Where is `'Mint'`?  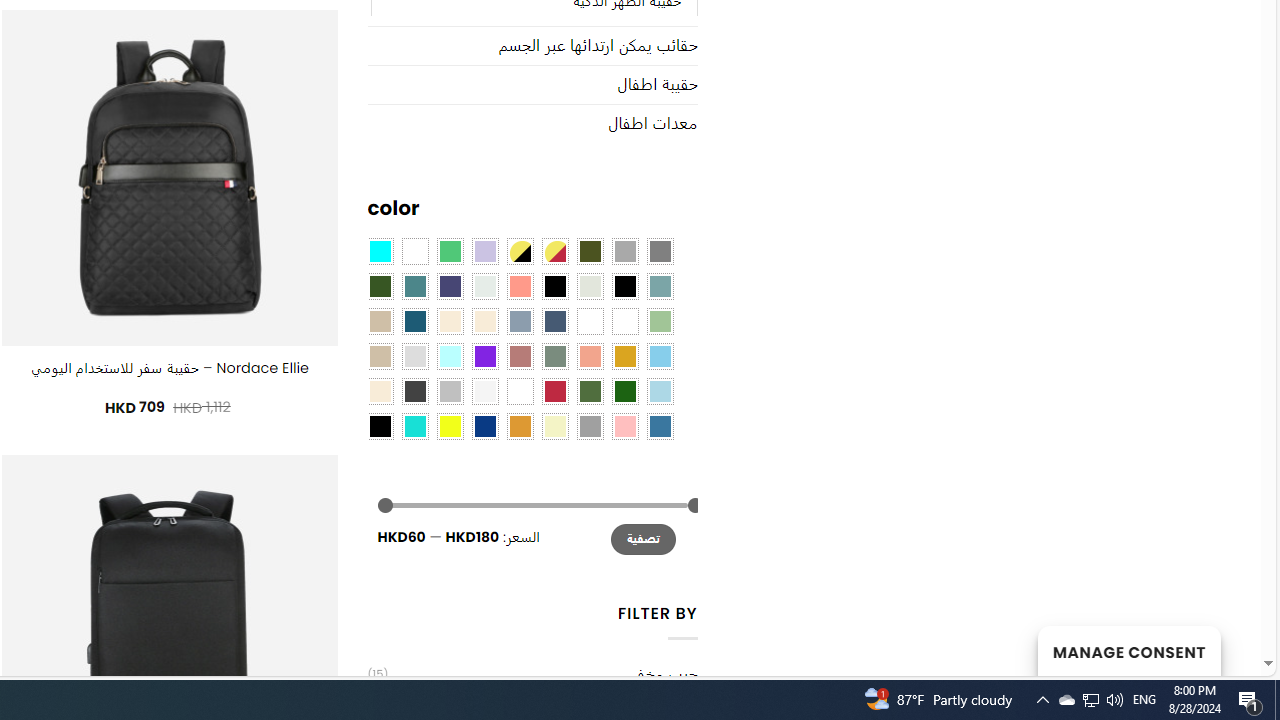 'Mint' is located at coordinates (448, 354).